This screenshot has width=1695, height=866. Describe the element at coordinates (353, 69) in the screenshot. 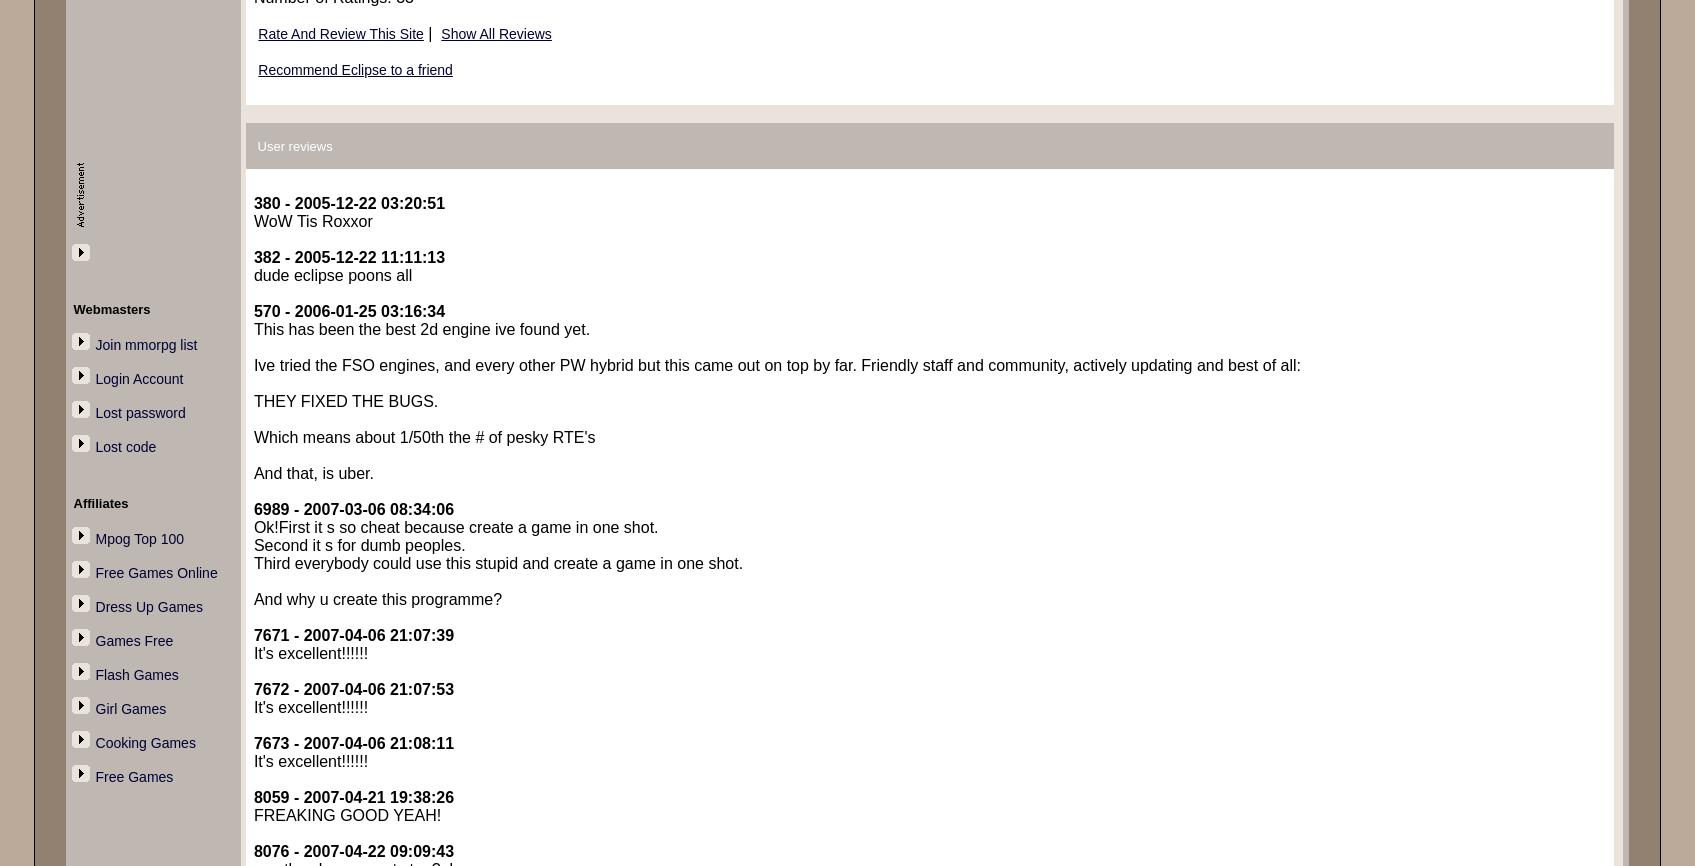

I see `'Recommend Eclipse to a friend'` at that location.